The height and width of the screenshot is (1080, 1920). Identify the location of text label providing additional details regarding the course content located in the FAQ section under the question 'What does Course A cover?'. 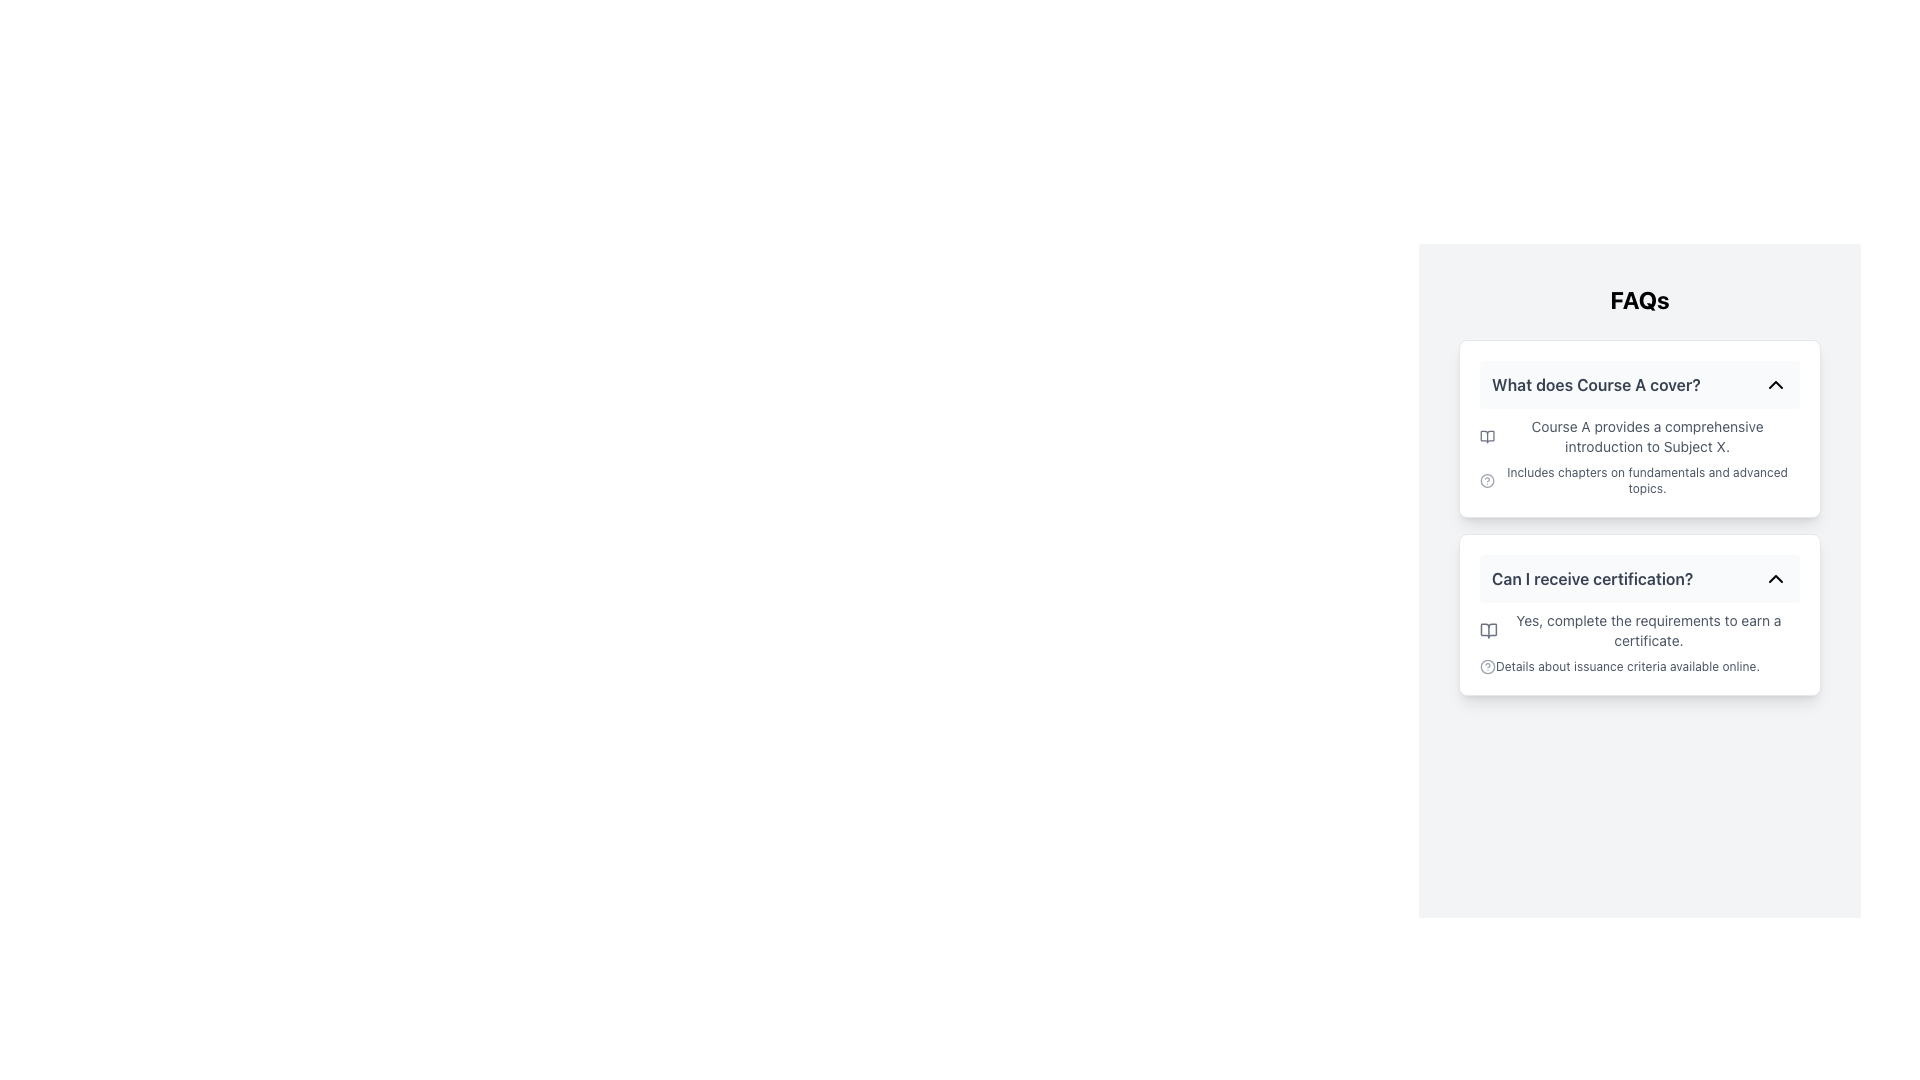
(1640, 481).